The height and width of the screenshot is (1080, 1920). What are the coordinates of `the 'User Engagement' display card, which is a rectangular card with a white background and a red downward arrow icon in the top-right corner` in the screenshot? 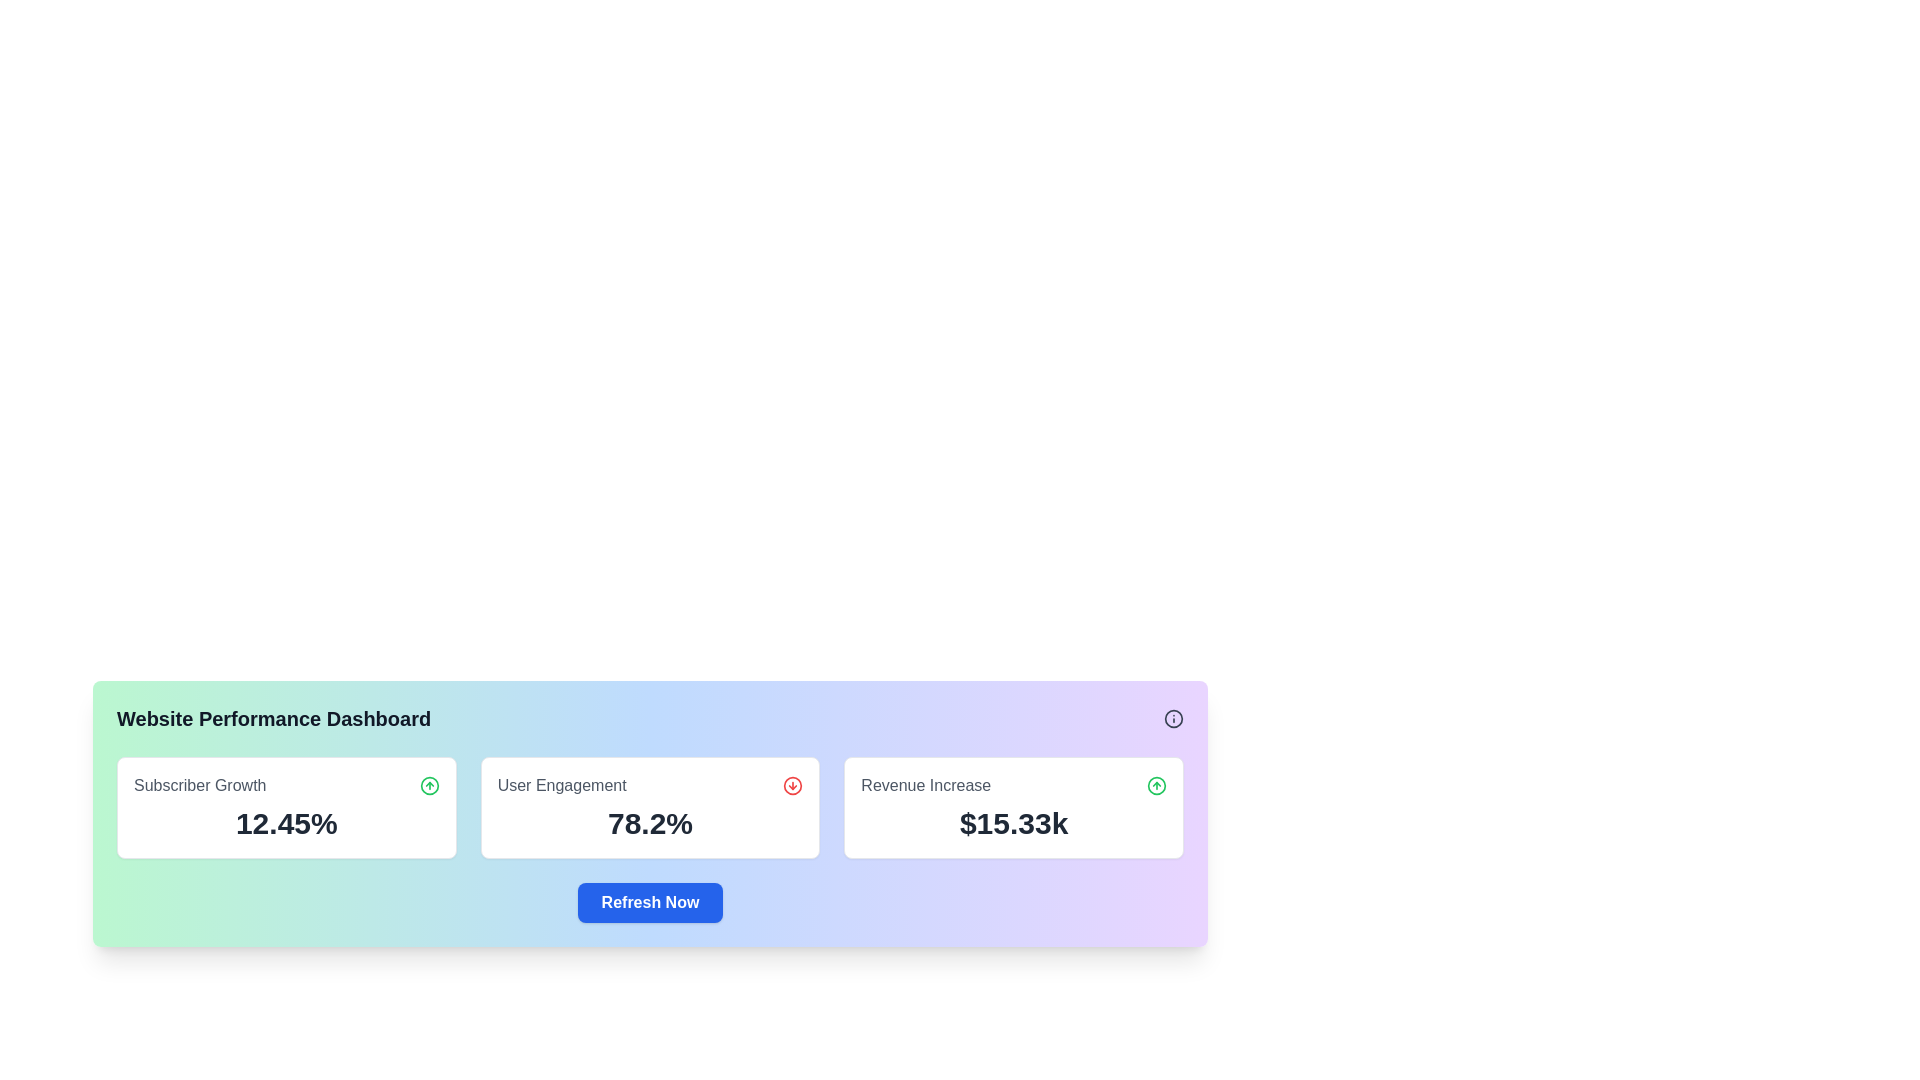 It's located at (650, 806).